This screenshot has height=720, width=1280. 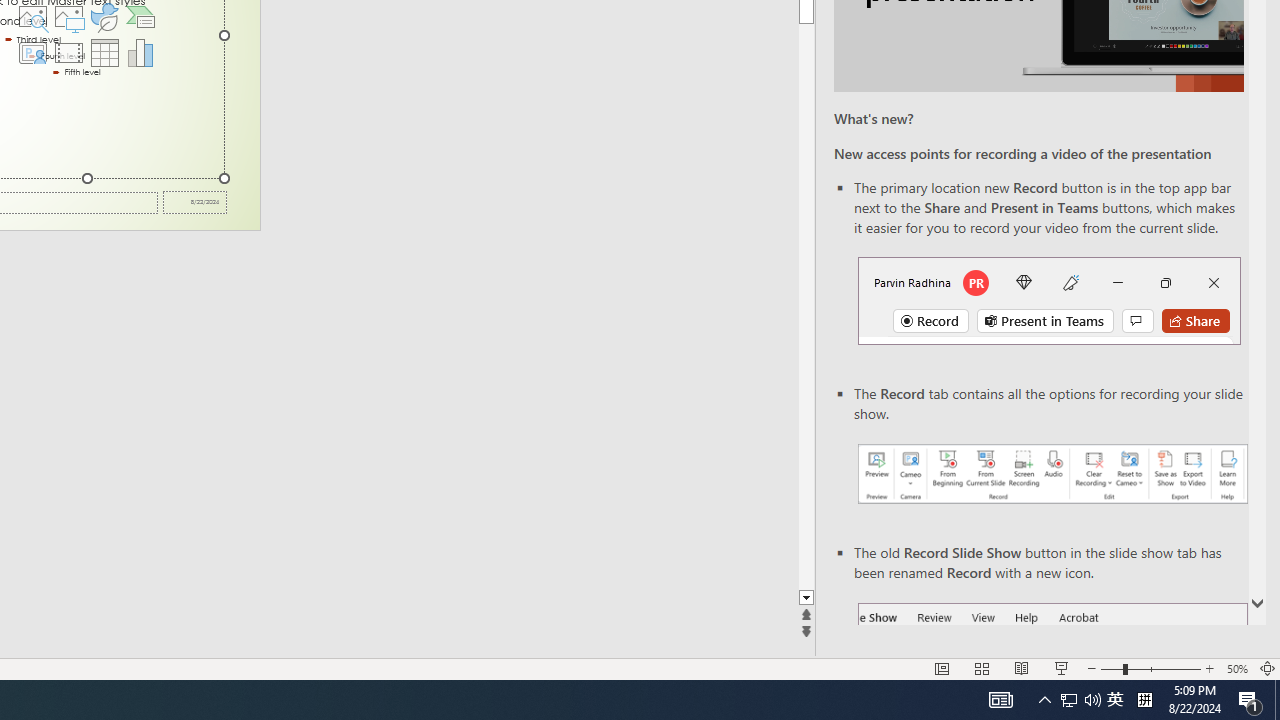 What do you see at coordinates (194, 202) in the screenshot?
I see `'Date'` at bounding box center [194, 202].